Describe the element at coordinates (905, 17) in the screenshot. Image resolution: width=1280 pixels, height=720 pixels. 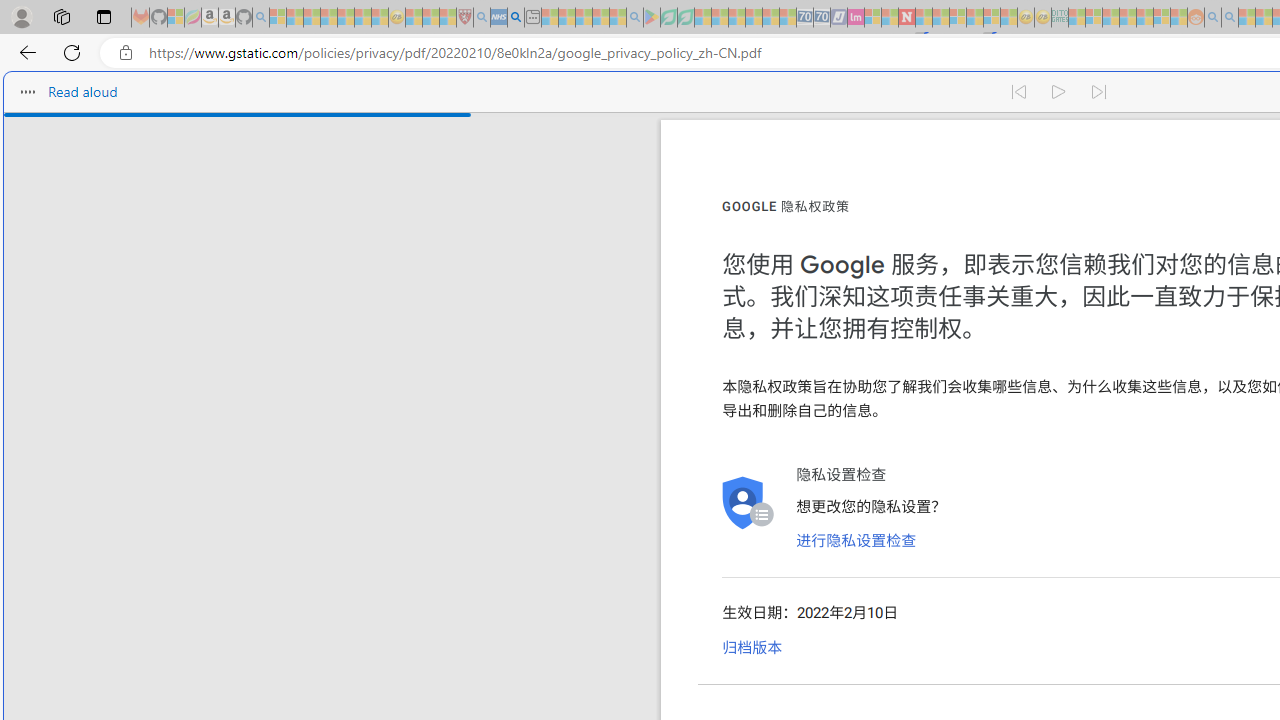
I see `'Latest Politics News & Archive | Newsweek.com - Sleeping'` at that location.